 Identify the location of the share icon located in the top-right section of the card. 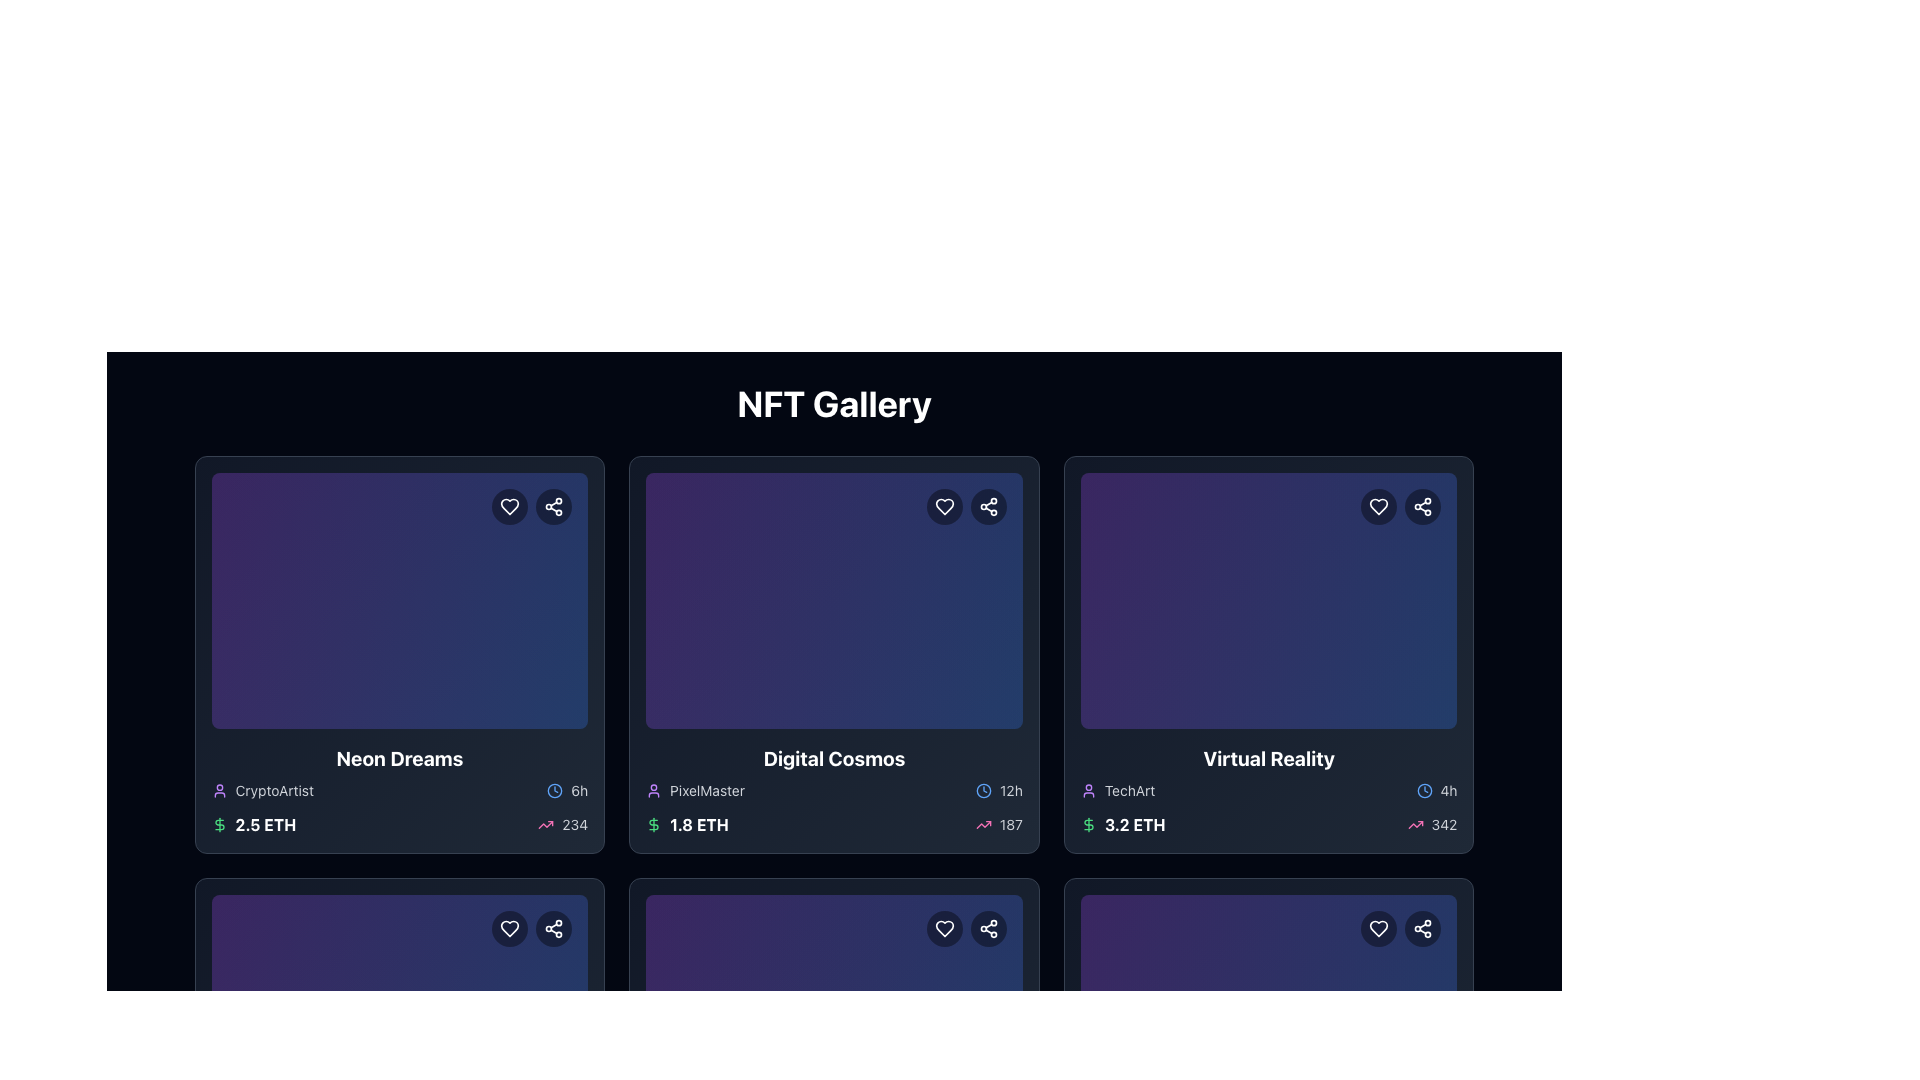
(553, 929).